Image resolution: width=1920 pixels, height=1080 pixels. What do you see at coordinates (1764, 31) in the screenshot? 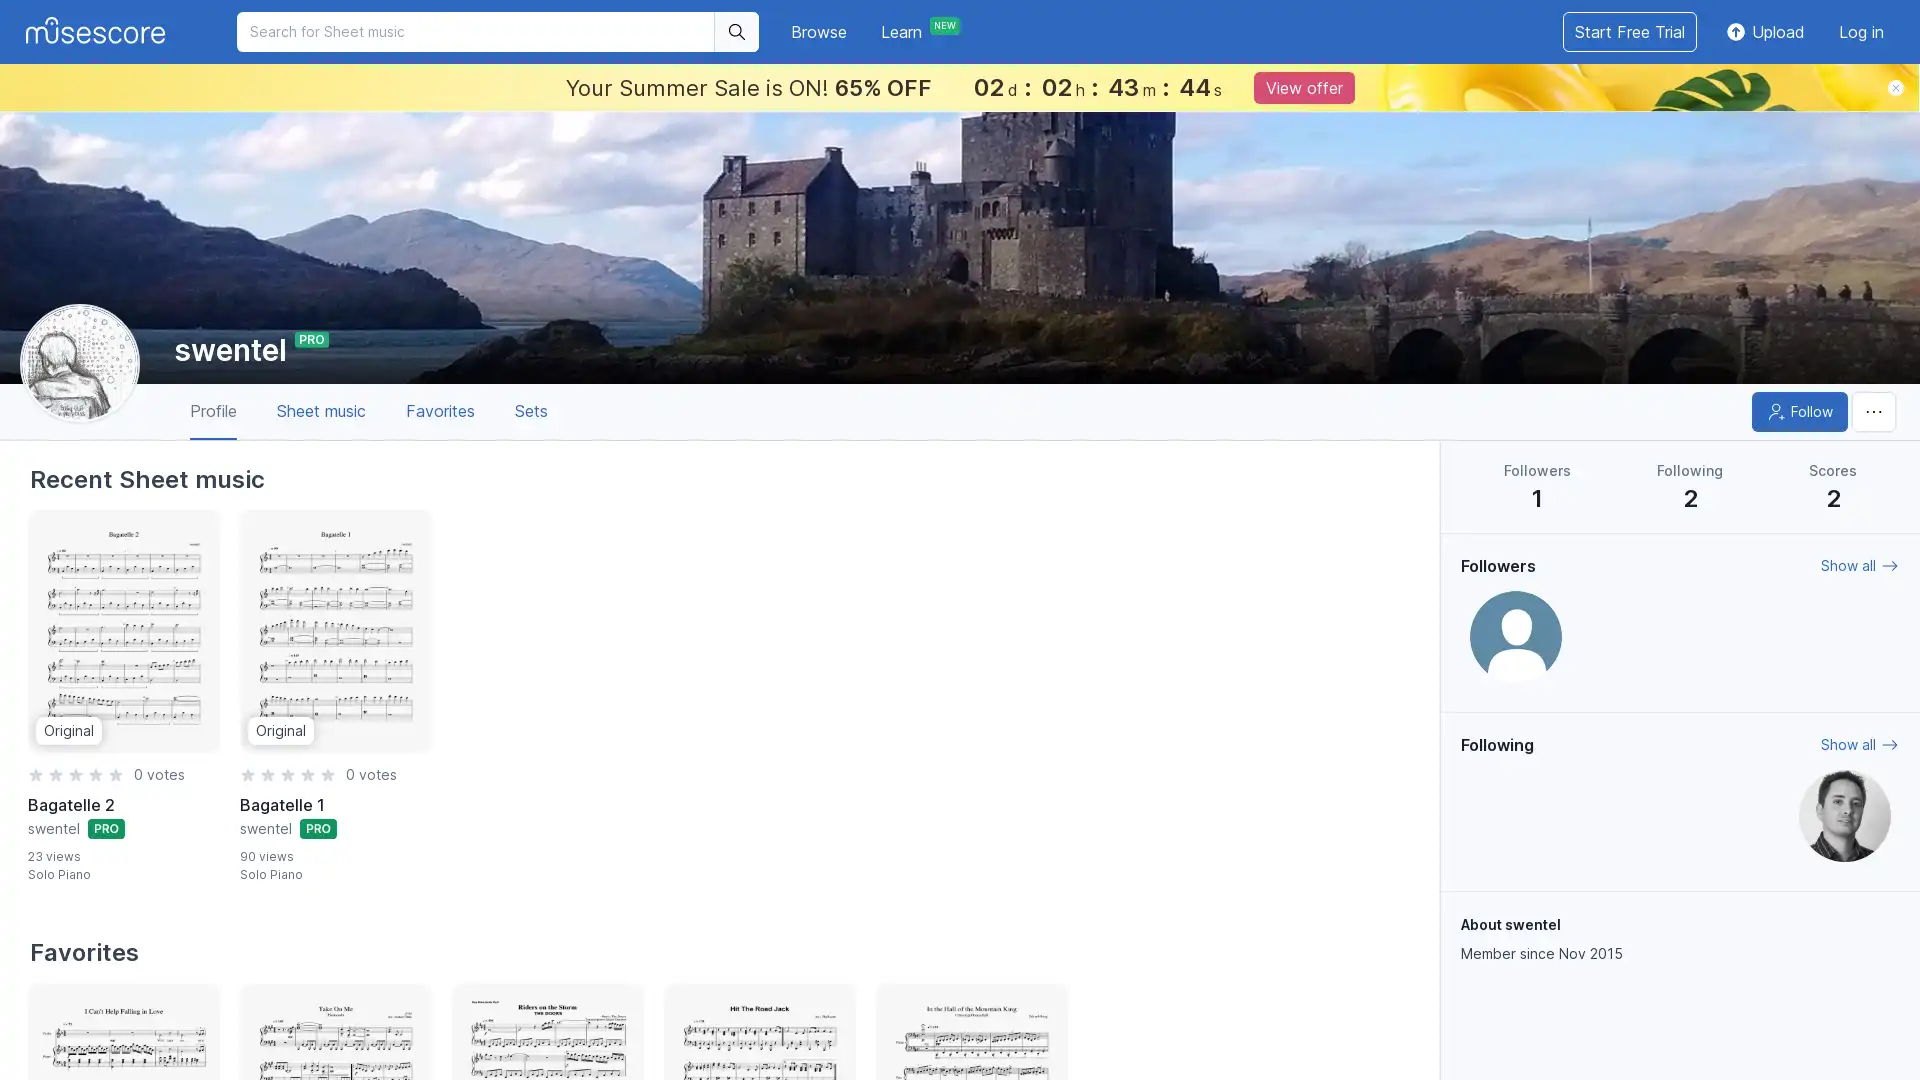
I see `Upload` at bounding box center [1764, 31].